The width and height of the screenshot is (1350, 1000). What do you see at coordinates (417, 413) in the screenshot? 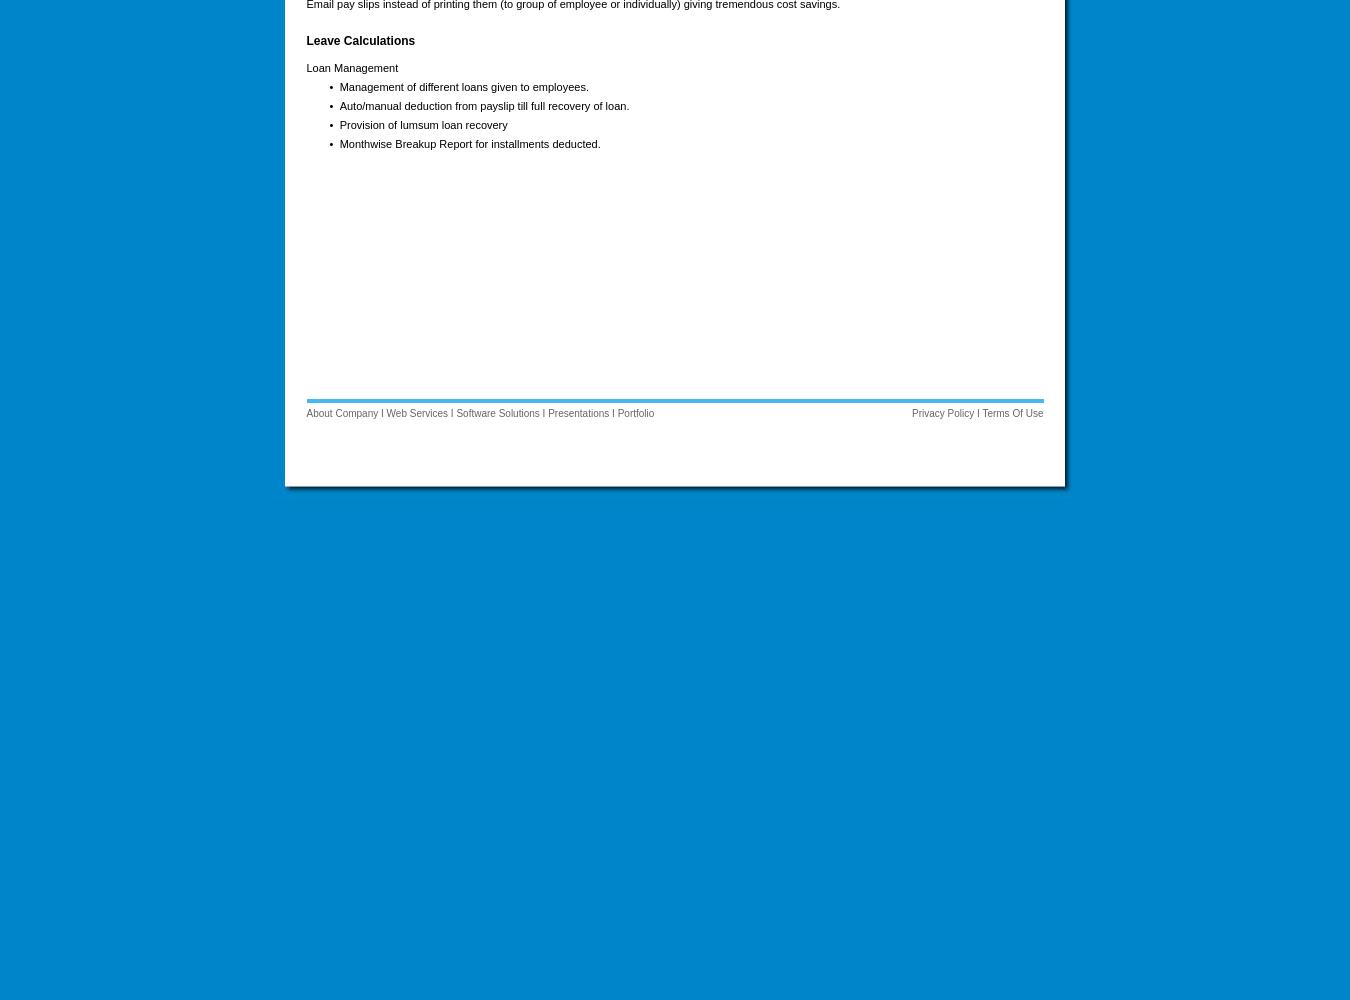
I see `'Web Services'` at bounding box center [417, 413].